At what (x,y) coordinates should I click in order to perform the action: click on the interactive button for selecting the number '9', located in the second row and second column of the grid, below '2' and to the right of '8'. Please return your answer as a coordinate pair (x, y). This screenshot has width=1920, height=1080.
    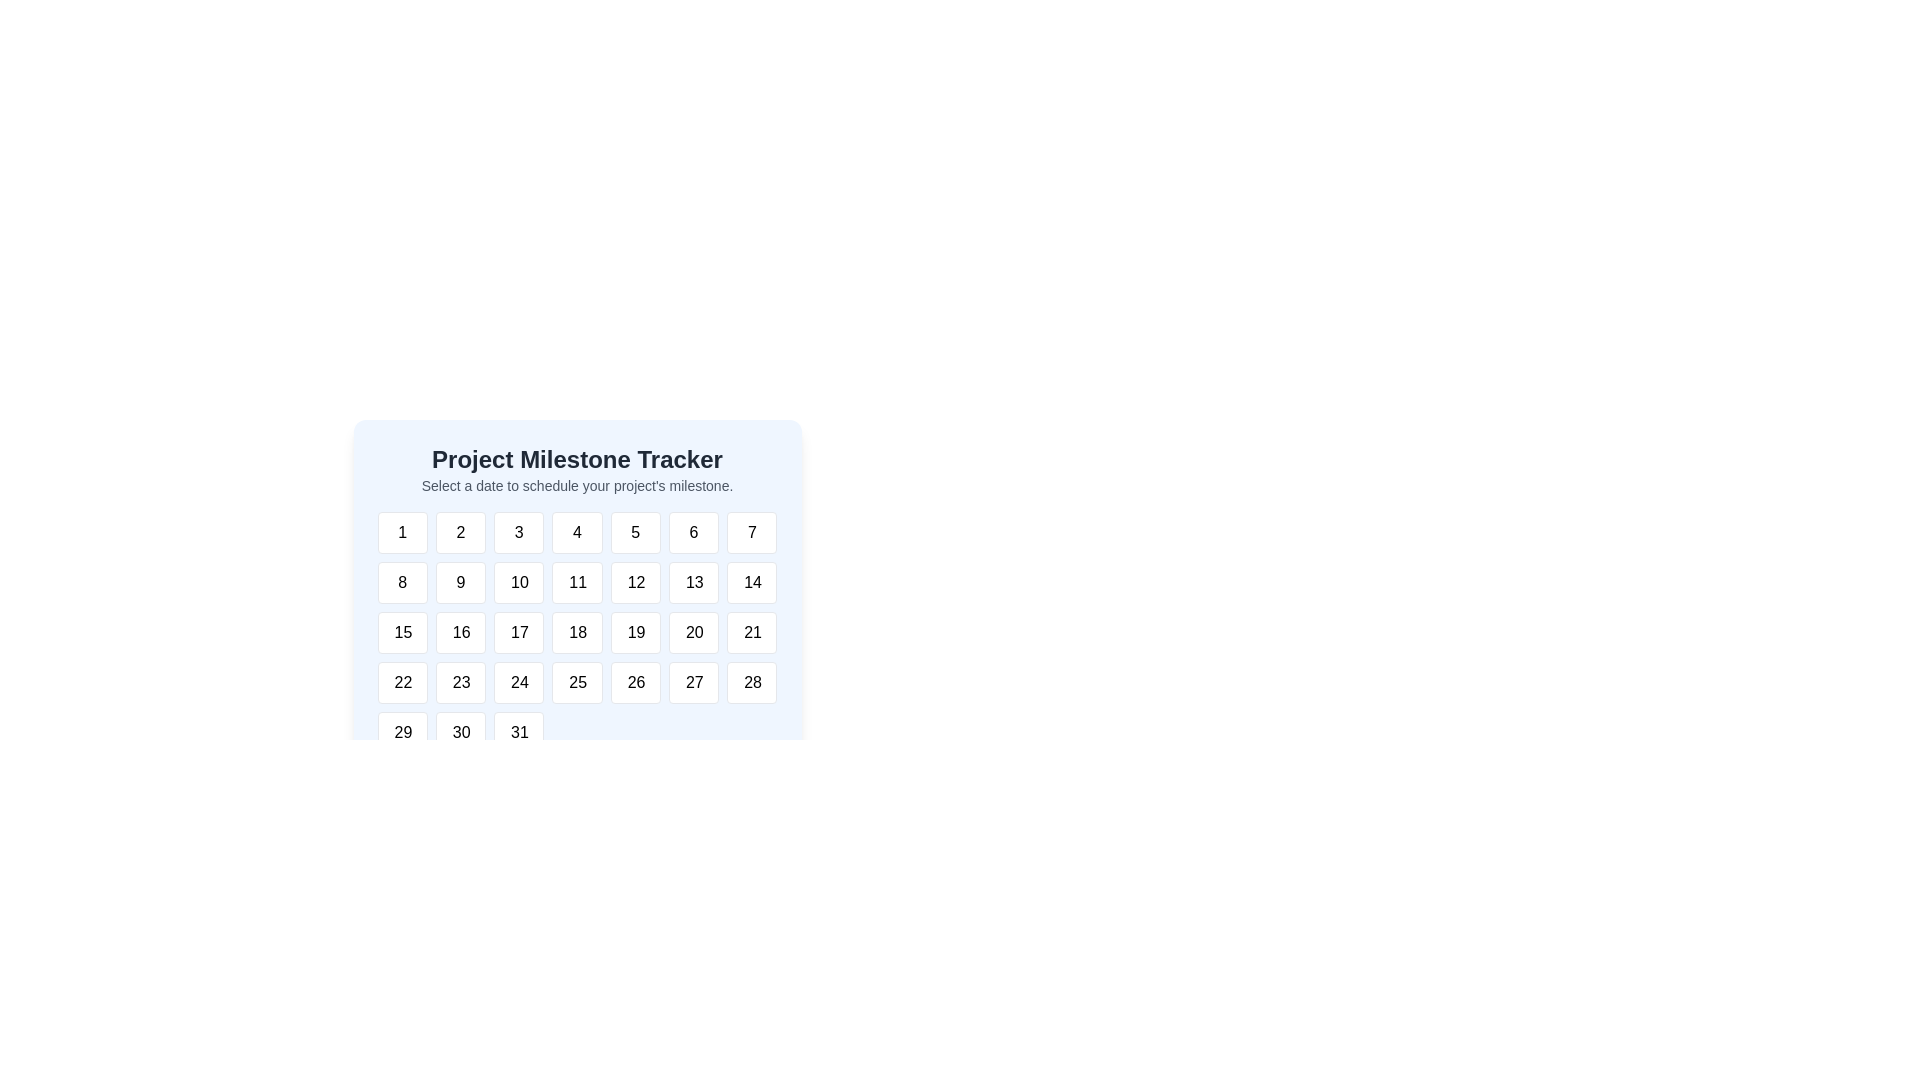
    Looking at the image, I should click on (459, 582).